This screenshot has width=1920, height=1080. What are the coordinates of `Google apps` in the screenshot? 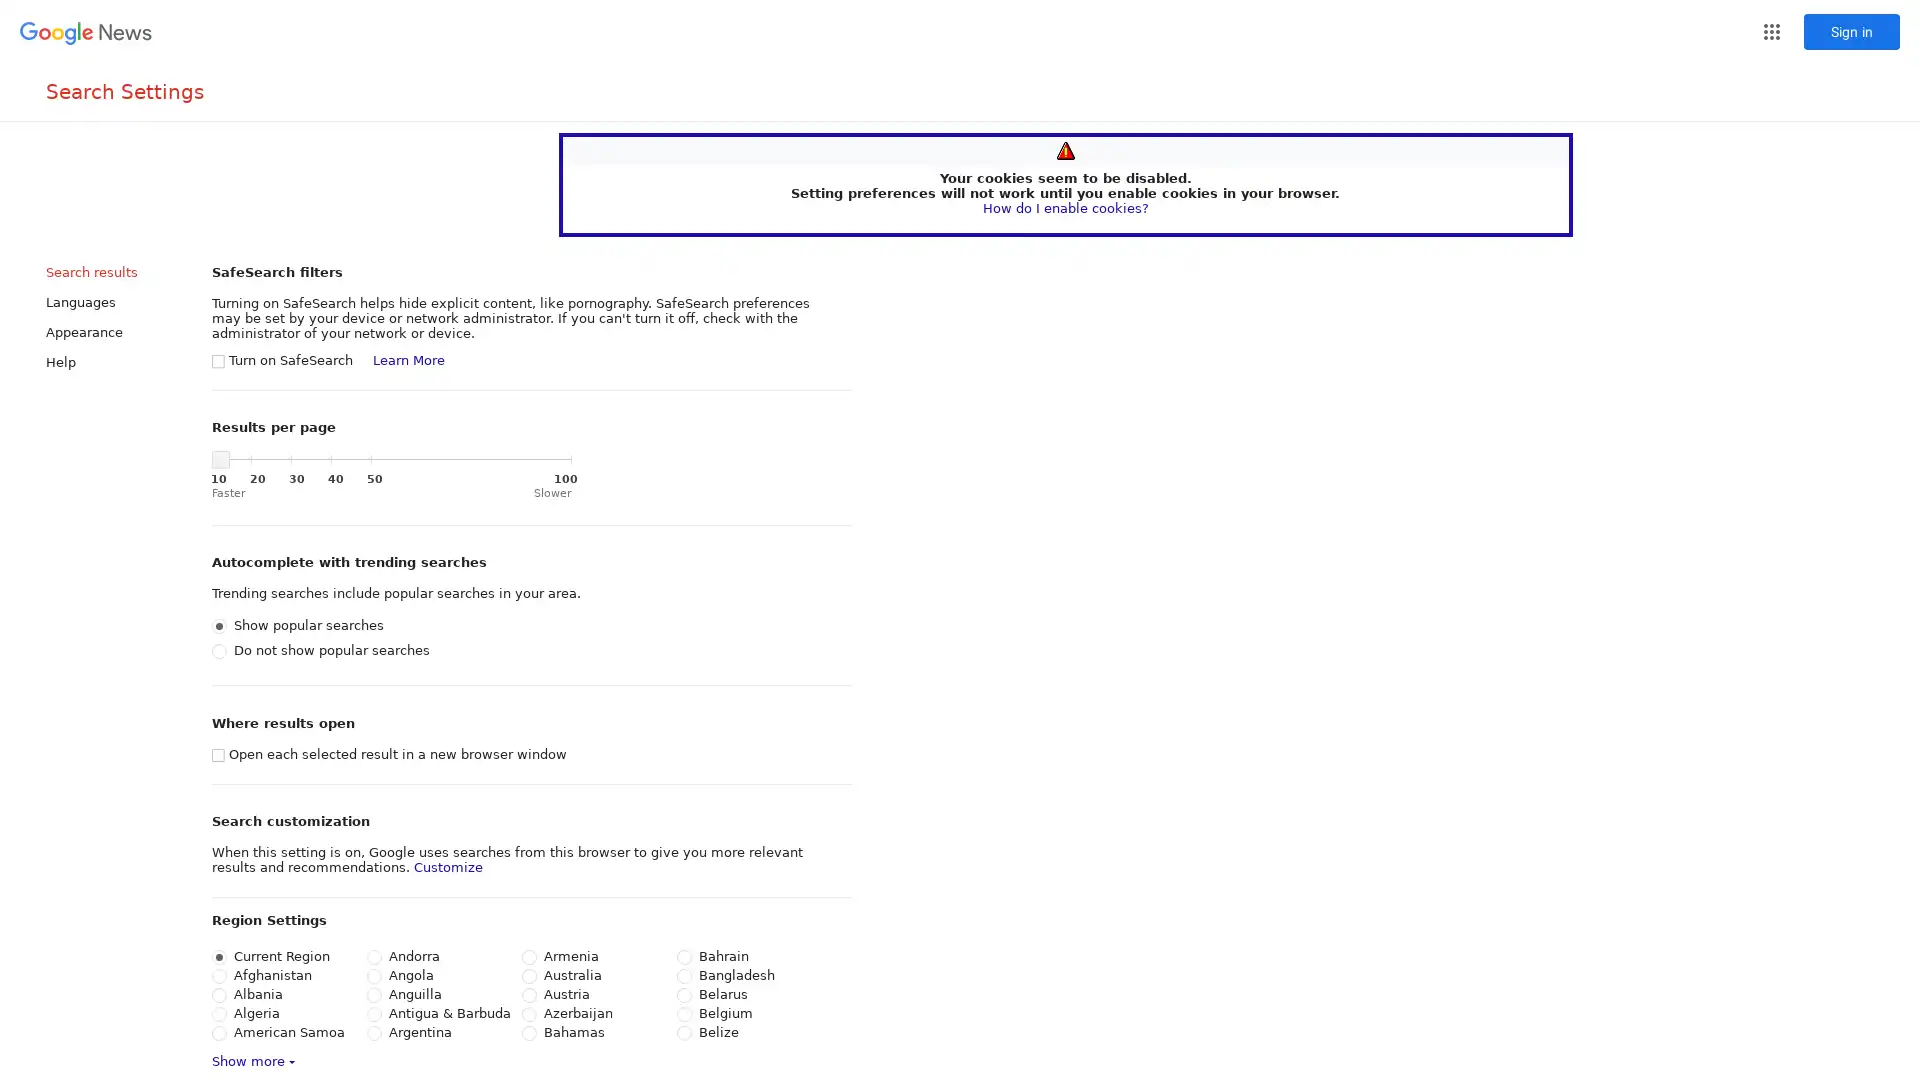 It's located at (1771, 31).